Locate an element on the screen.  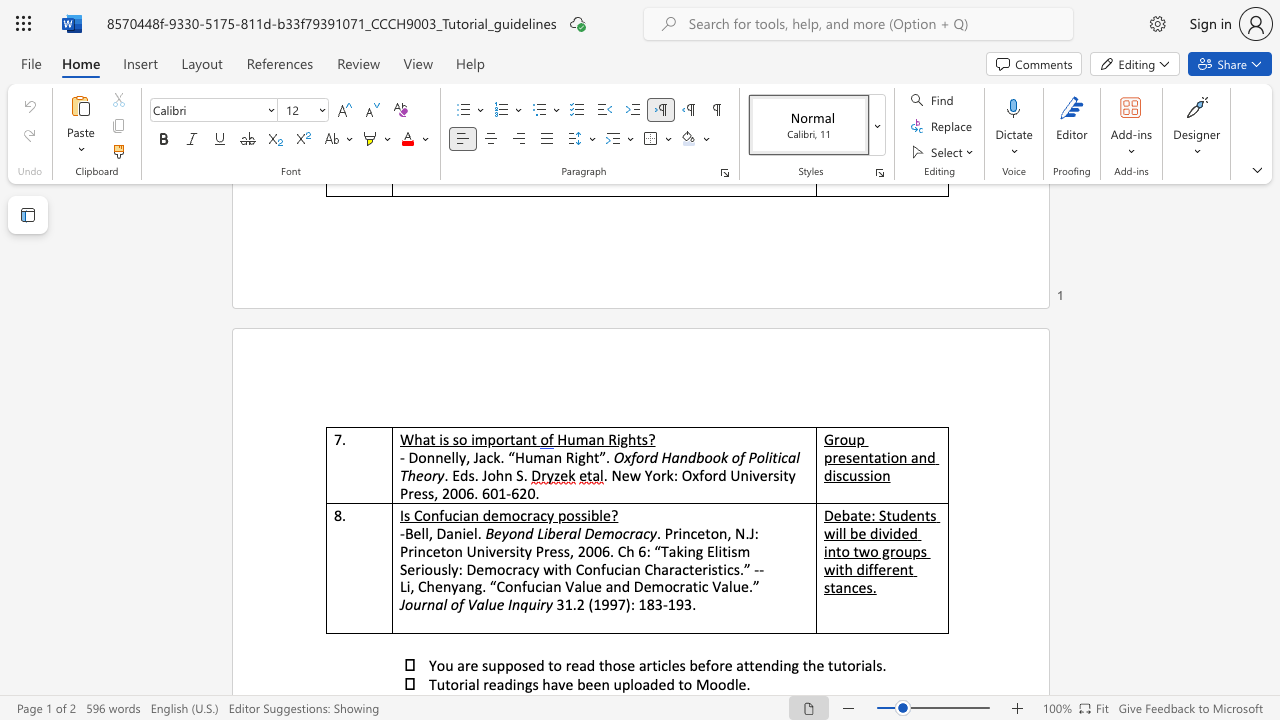
the subset text "cy" within the text "Beyond Liberal Democracy" is located at coordinates (643, 532).